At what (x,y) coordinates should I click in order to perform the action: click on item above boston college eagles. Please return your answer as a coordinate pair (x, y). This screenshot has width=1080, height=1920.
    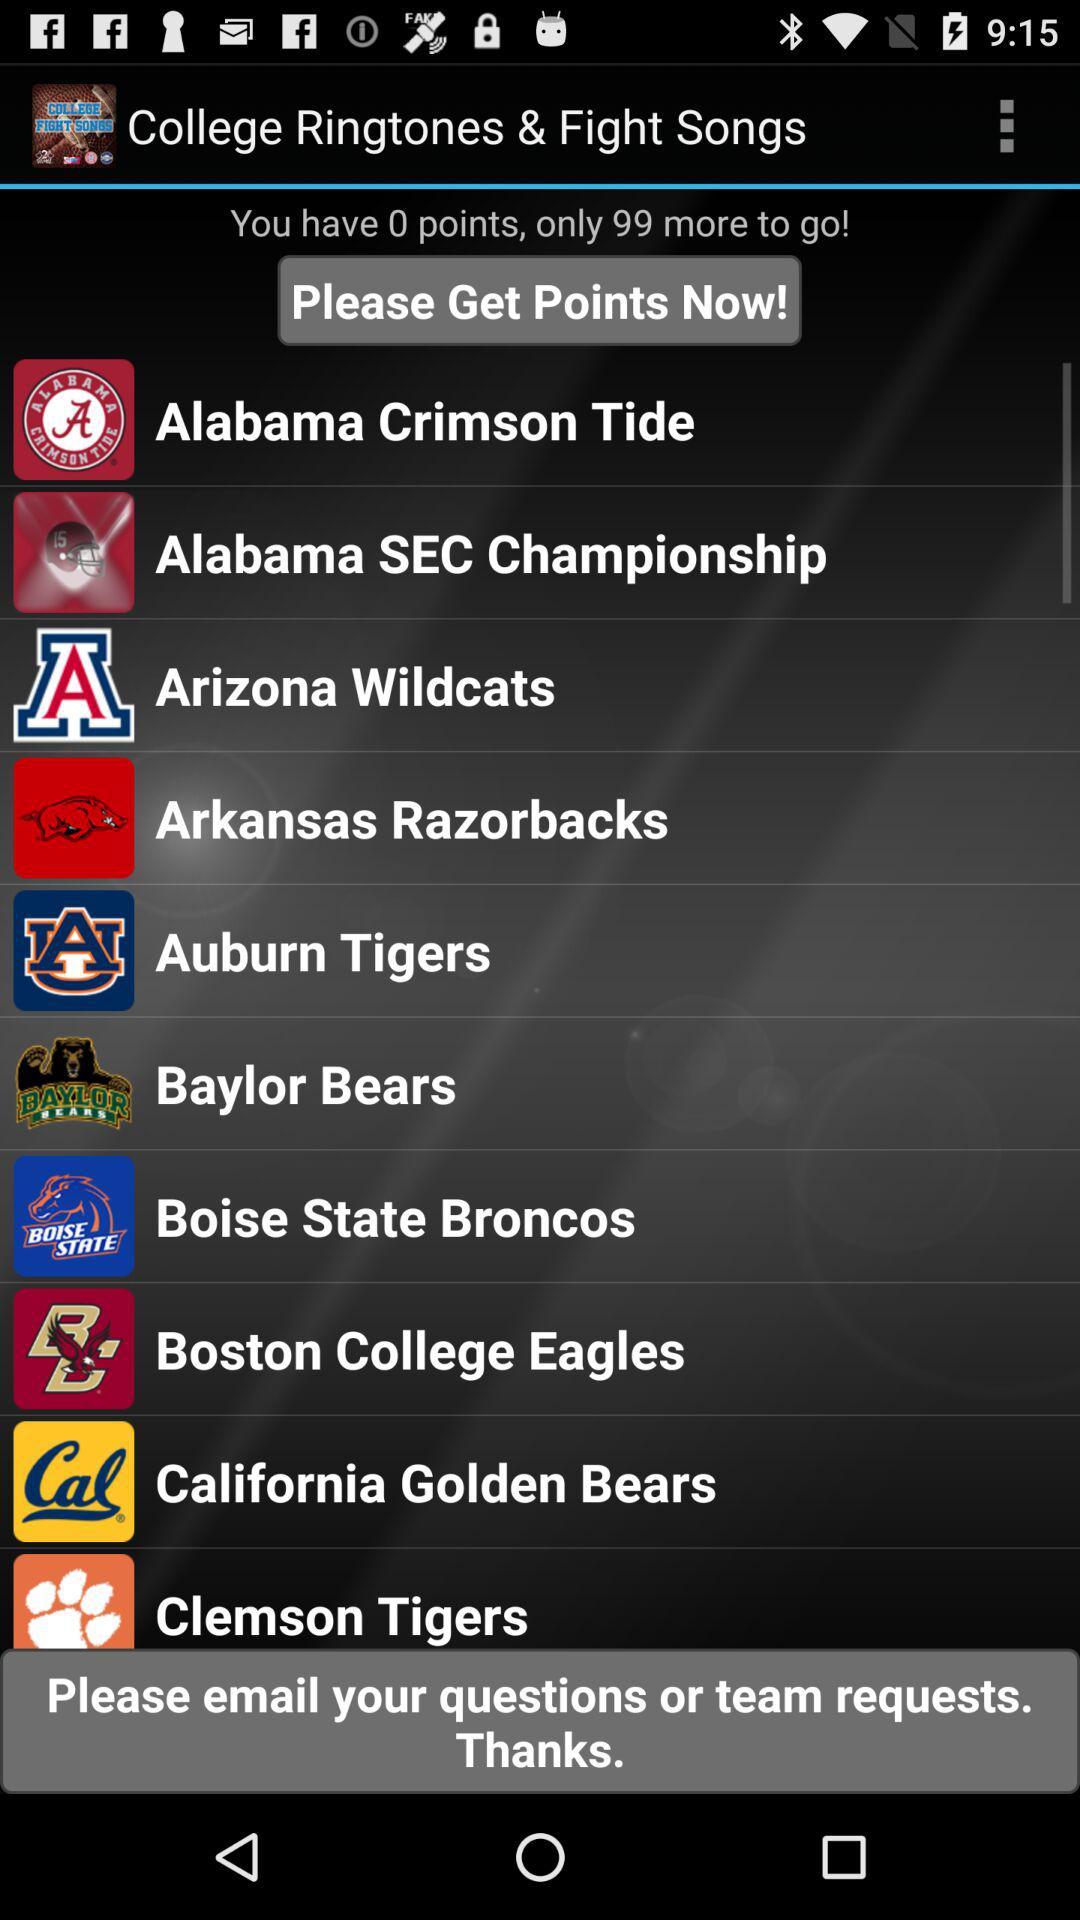
    Looking at the image, I should click on (395, 1215).